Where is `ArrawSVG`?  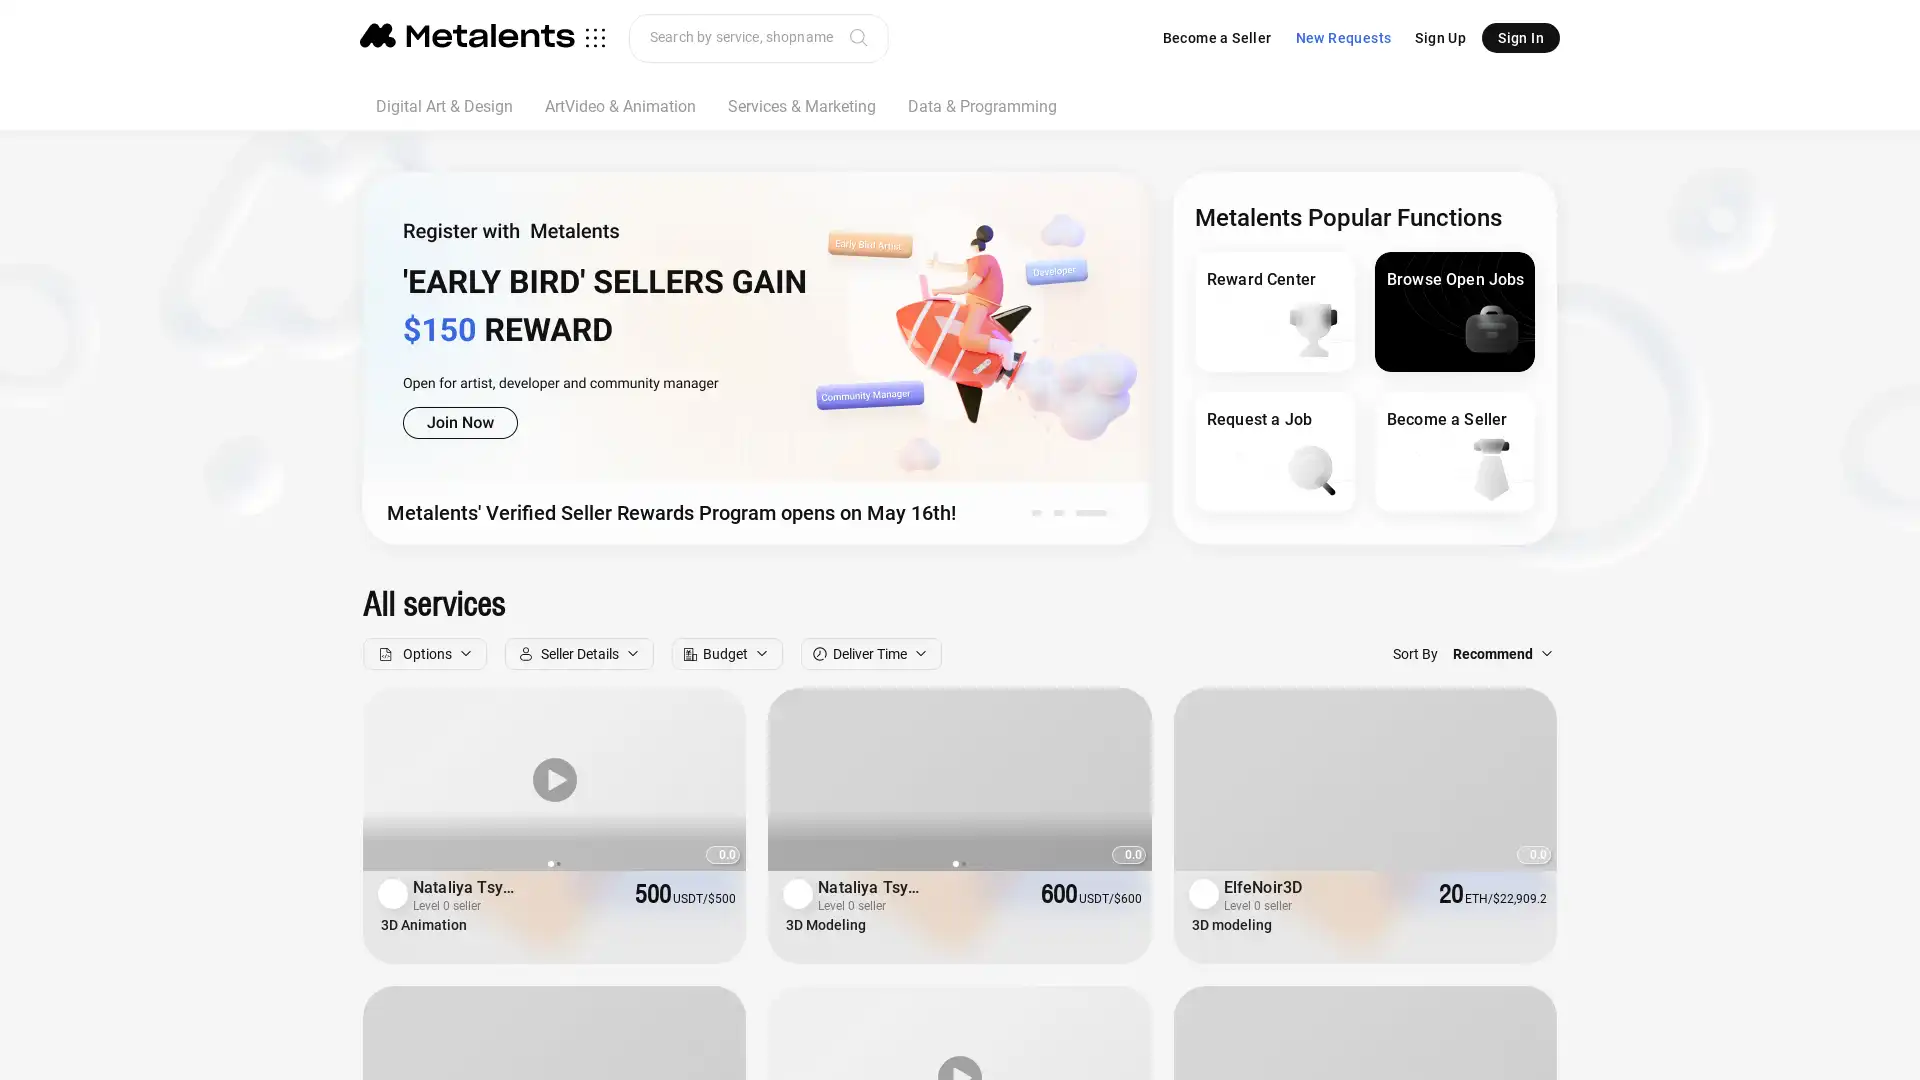
ArrawSVG is located at coordinates (714, 778).